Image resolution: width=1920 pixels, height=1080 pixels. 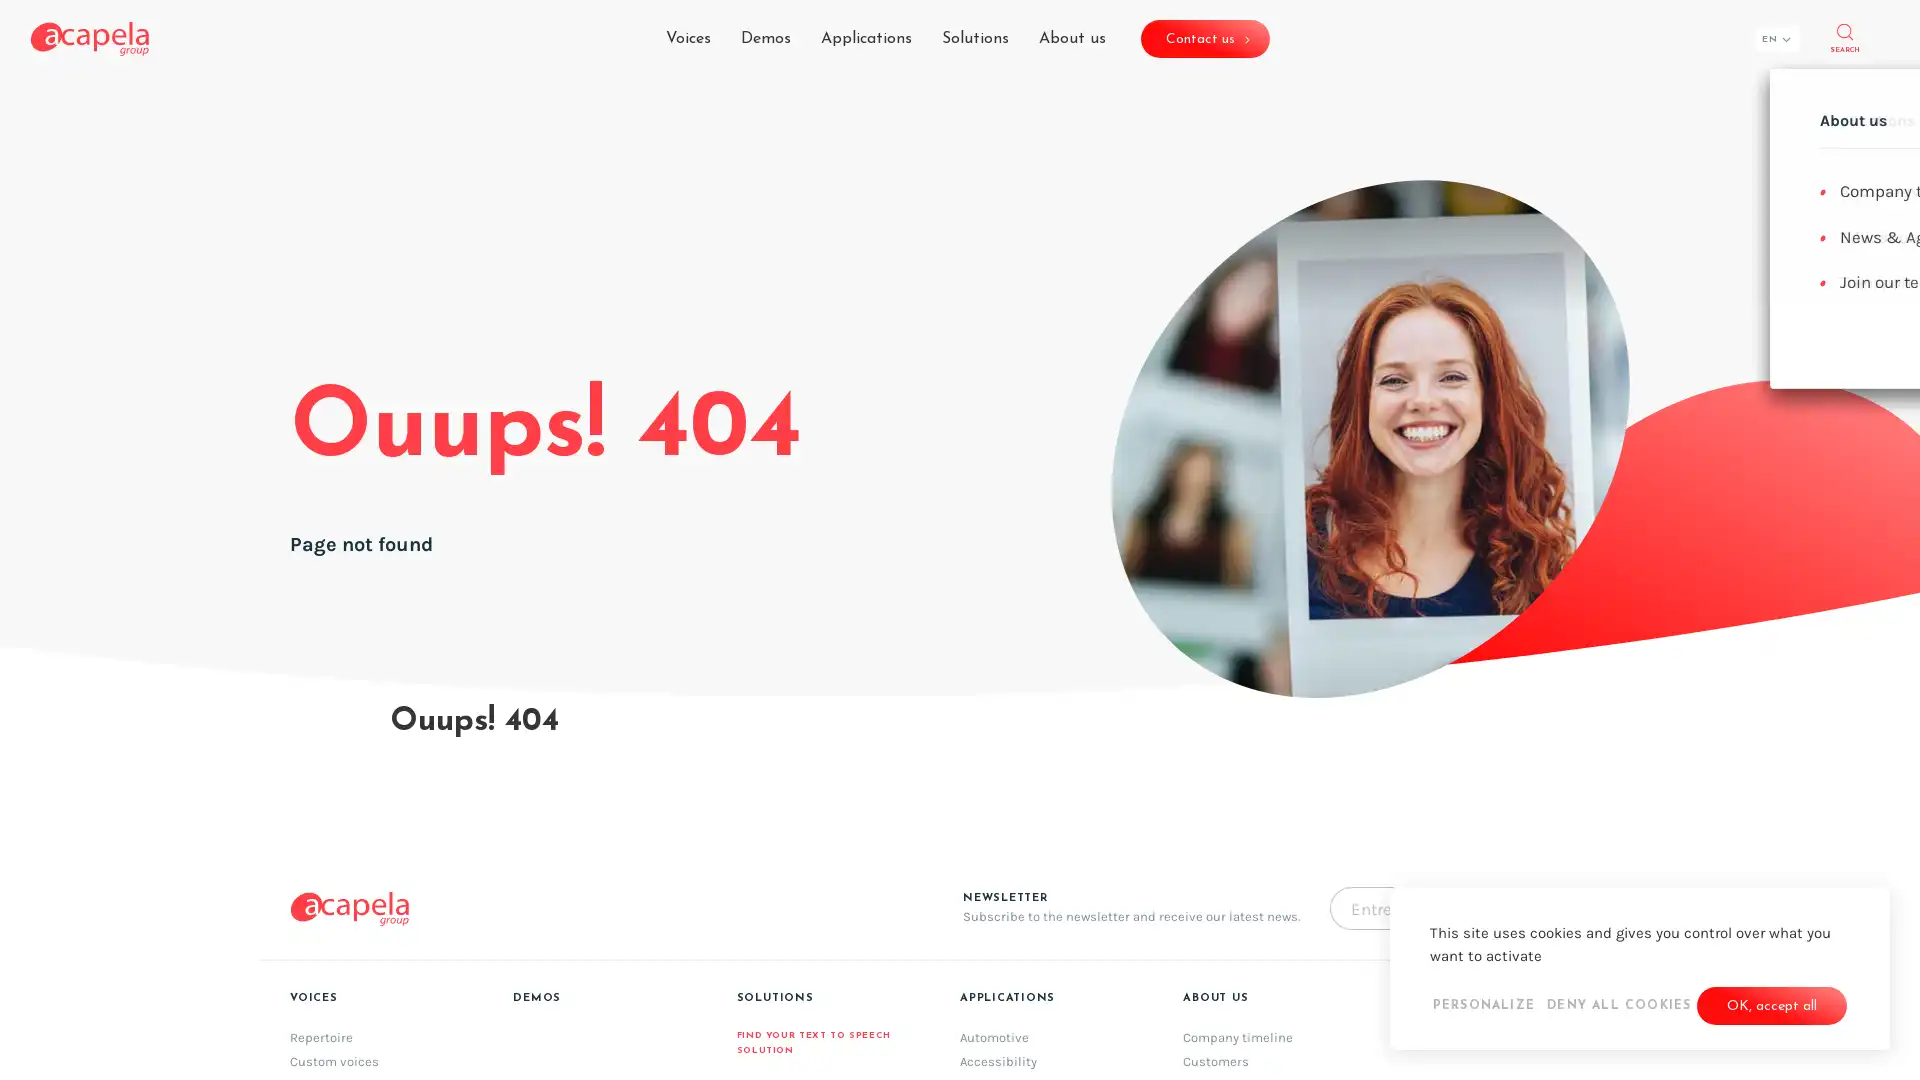 I want to click on PERSONALIZE, so click(x=1483, y=1006).